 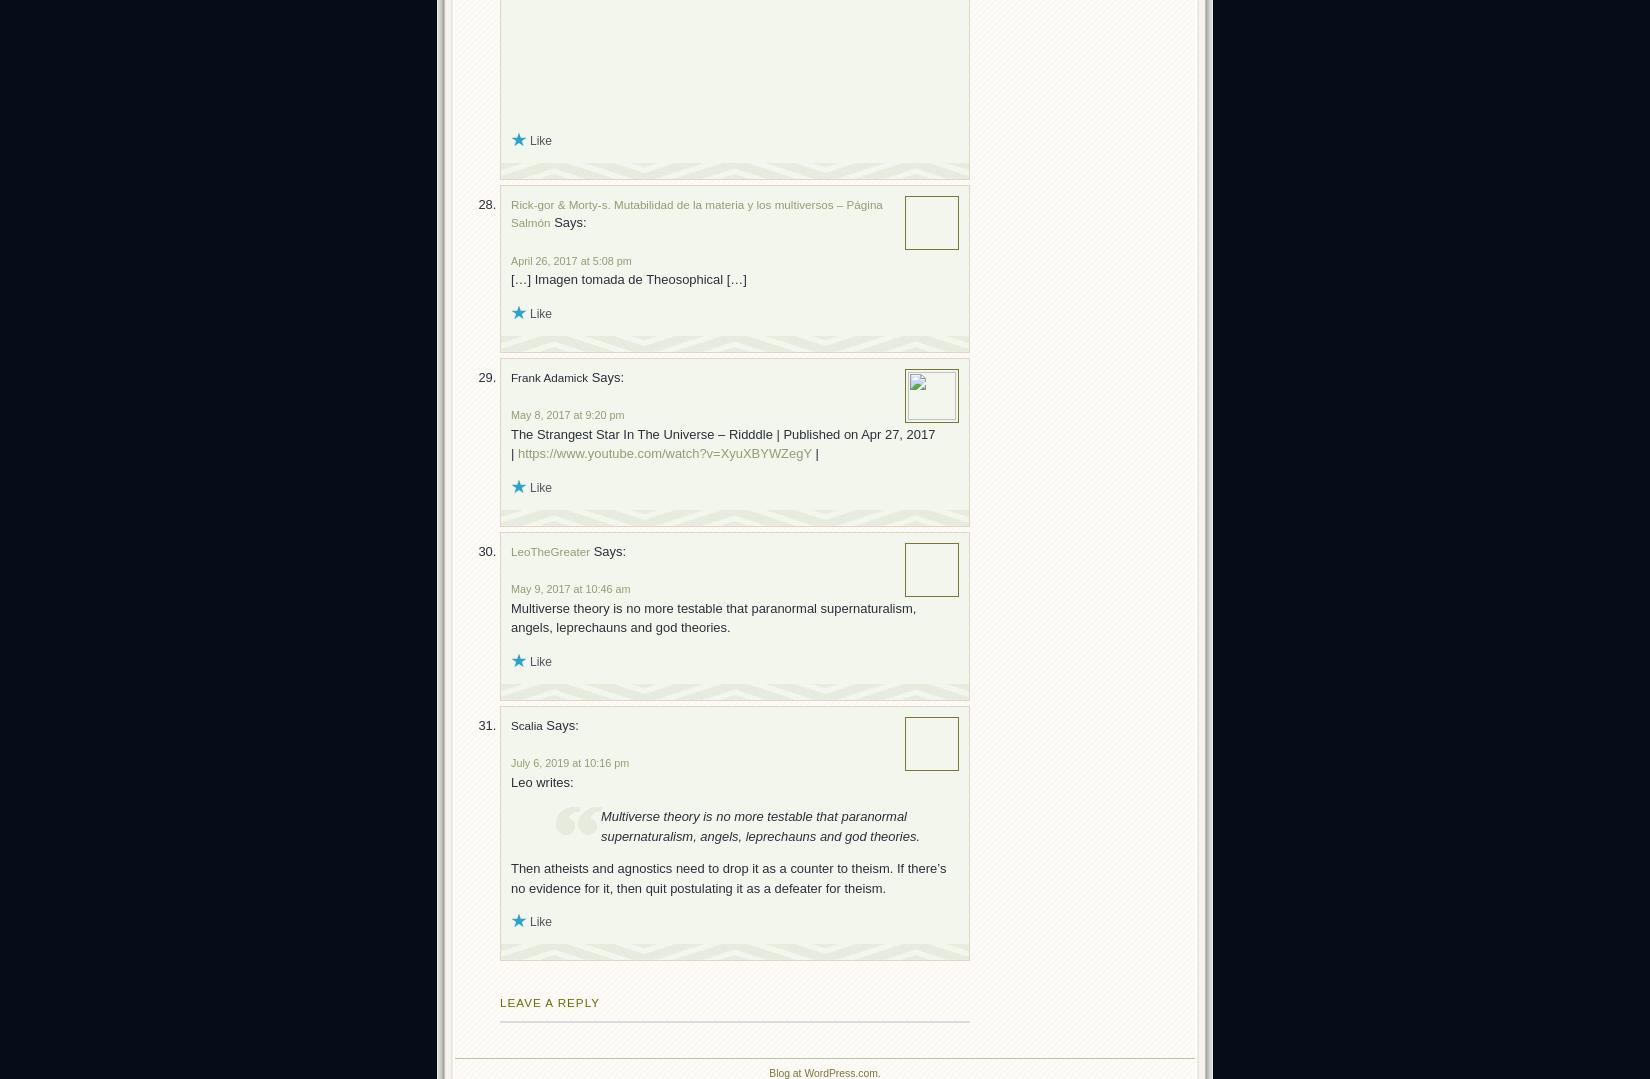 What do you see at coordinates (695, 211) in the screenshot?
I see `'Rick-gor & Morty-s. Mutabilidad de la materia y los multiversos – Página Salmón'` at bounding box center [695, 211].